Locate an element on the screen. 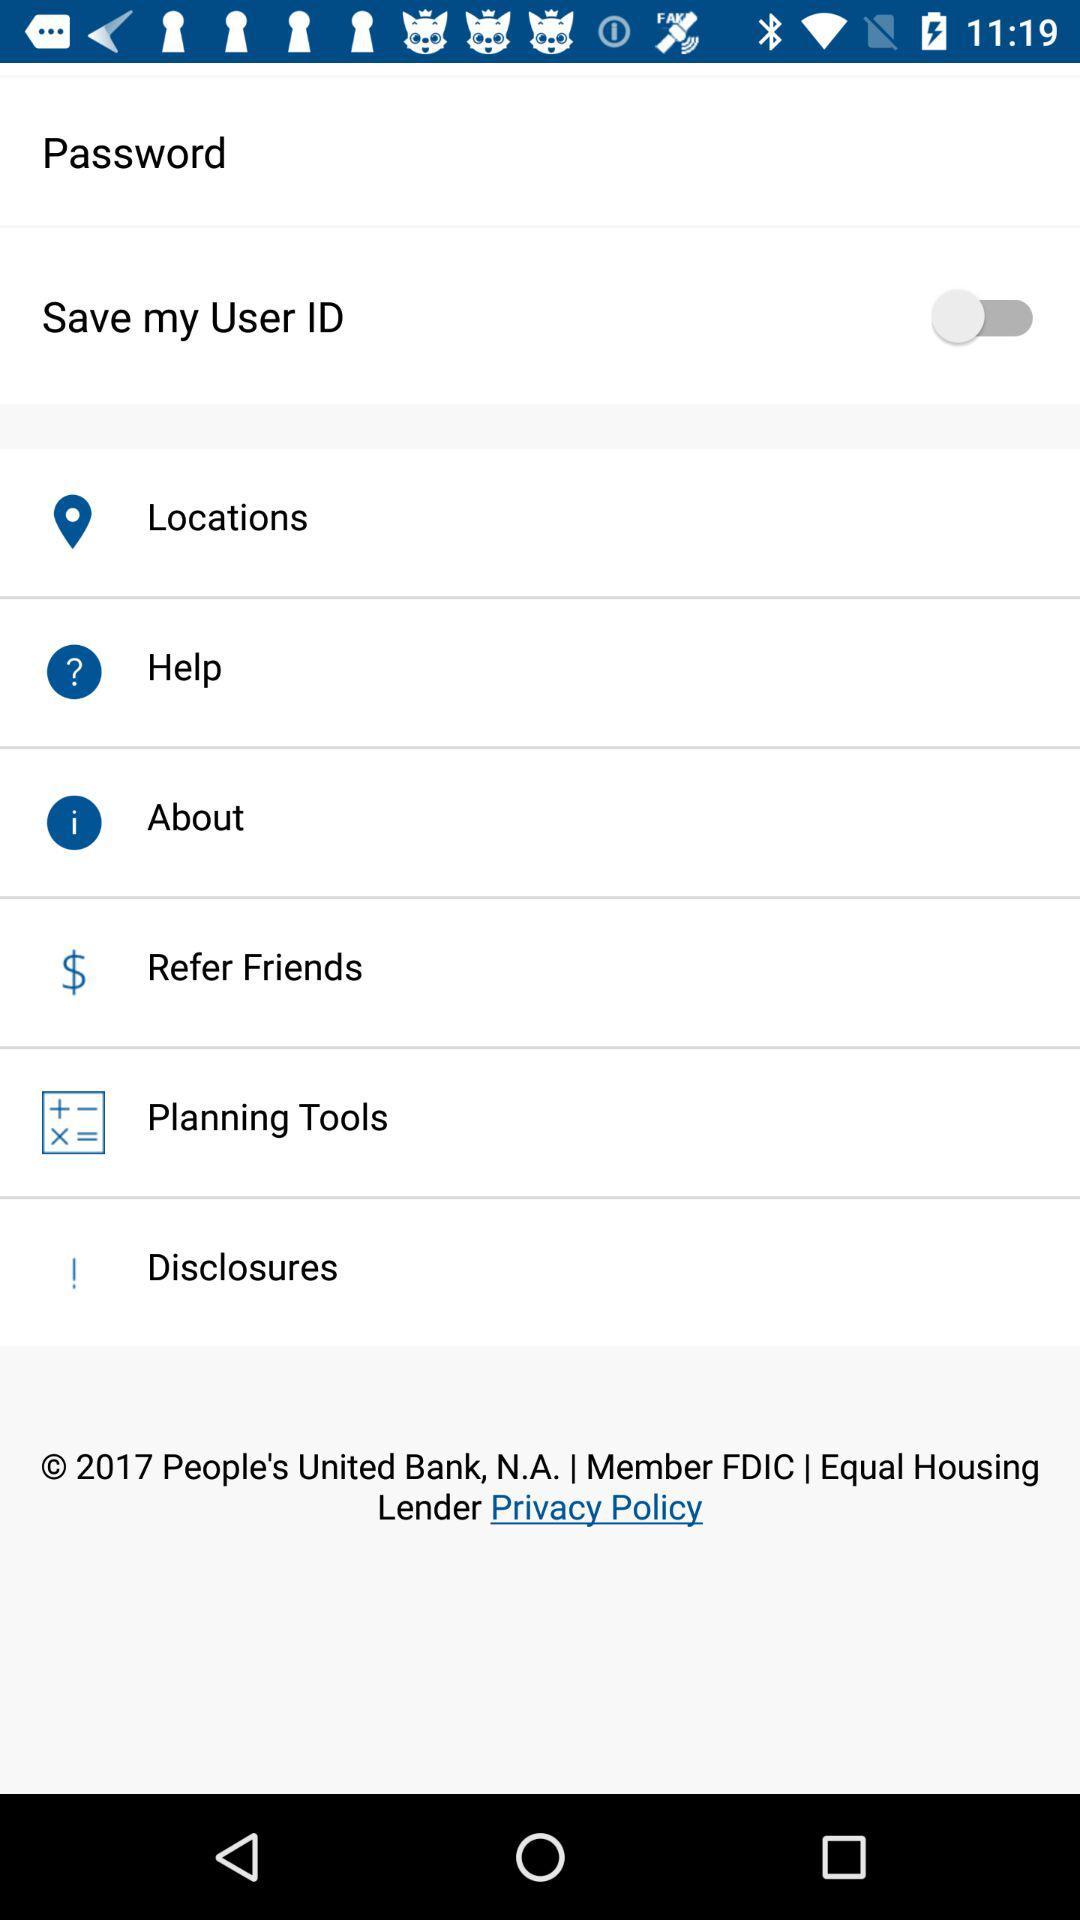 The height and width of the screenshot is (1920, 1080). refer friends item is located at coordinates (233, 965).